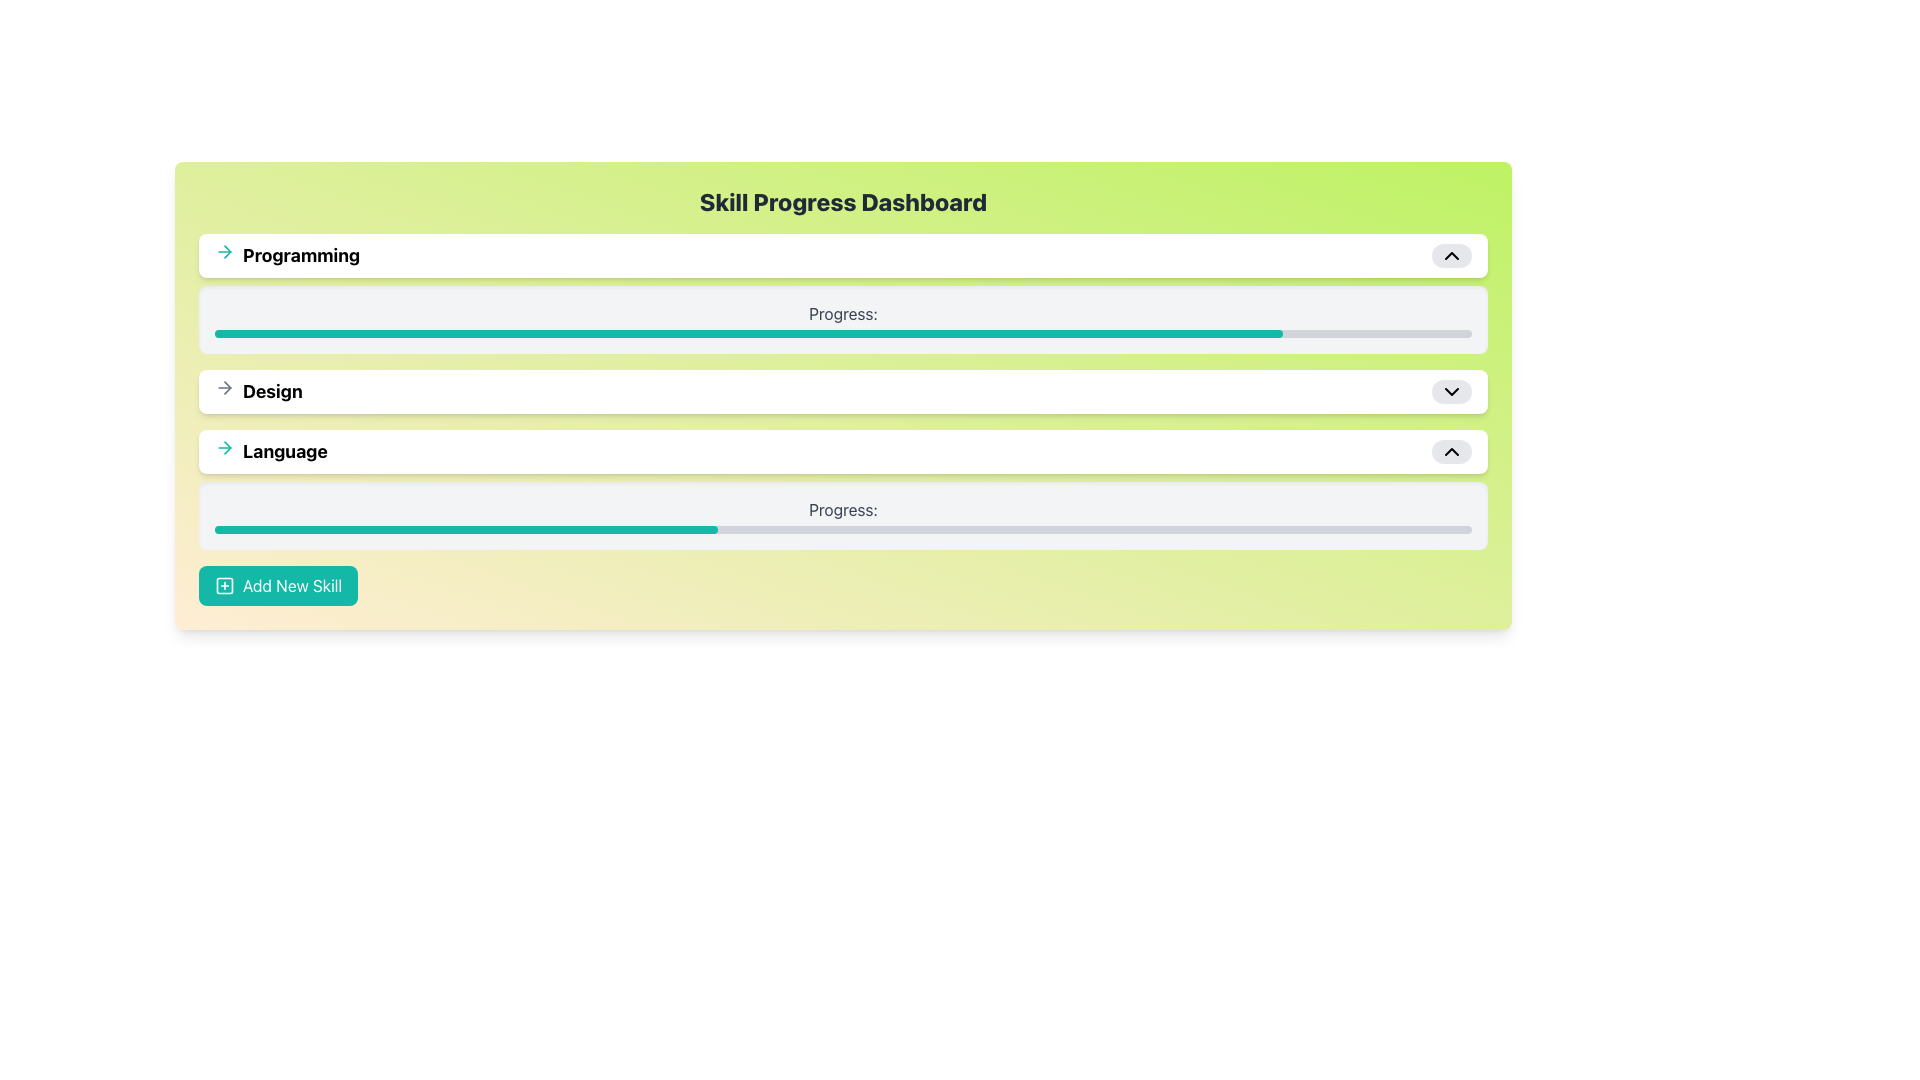 The image size is (1920, 1080). What do you see at coordinates (1451, 451) in the screenshot?
I see `the upward-facing chevron icon located in the rightmost section of the 'Language' skill progress bar` at bounding box center [1451, 451].